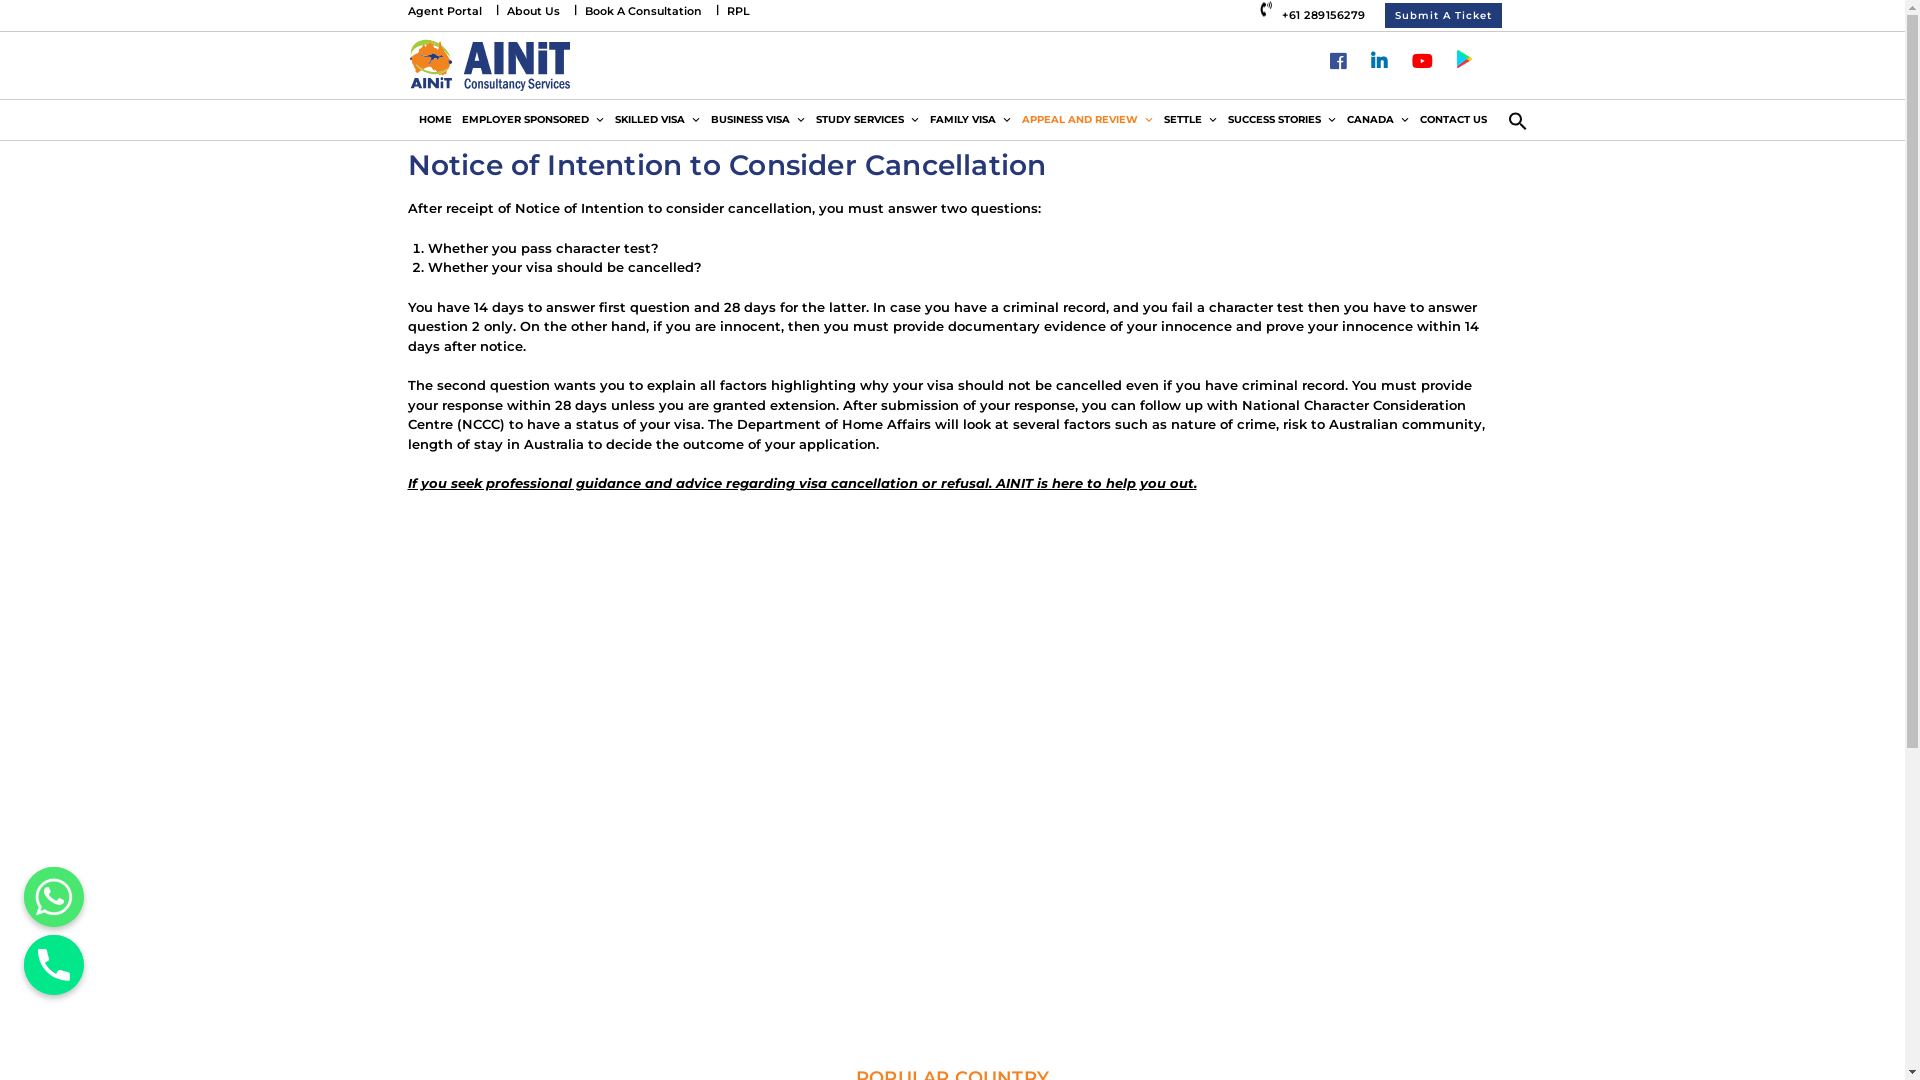  Describe the element at coordinates (757, 119) in the screenshot. I see `'BUSINESS VISA'` at that location.